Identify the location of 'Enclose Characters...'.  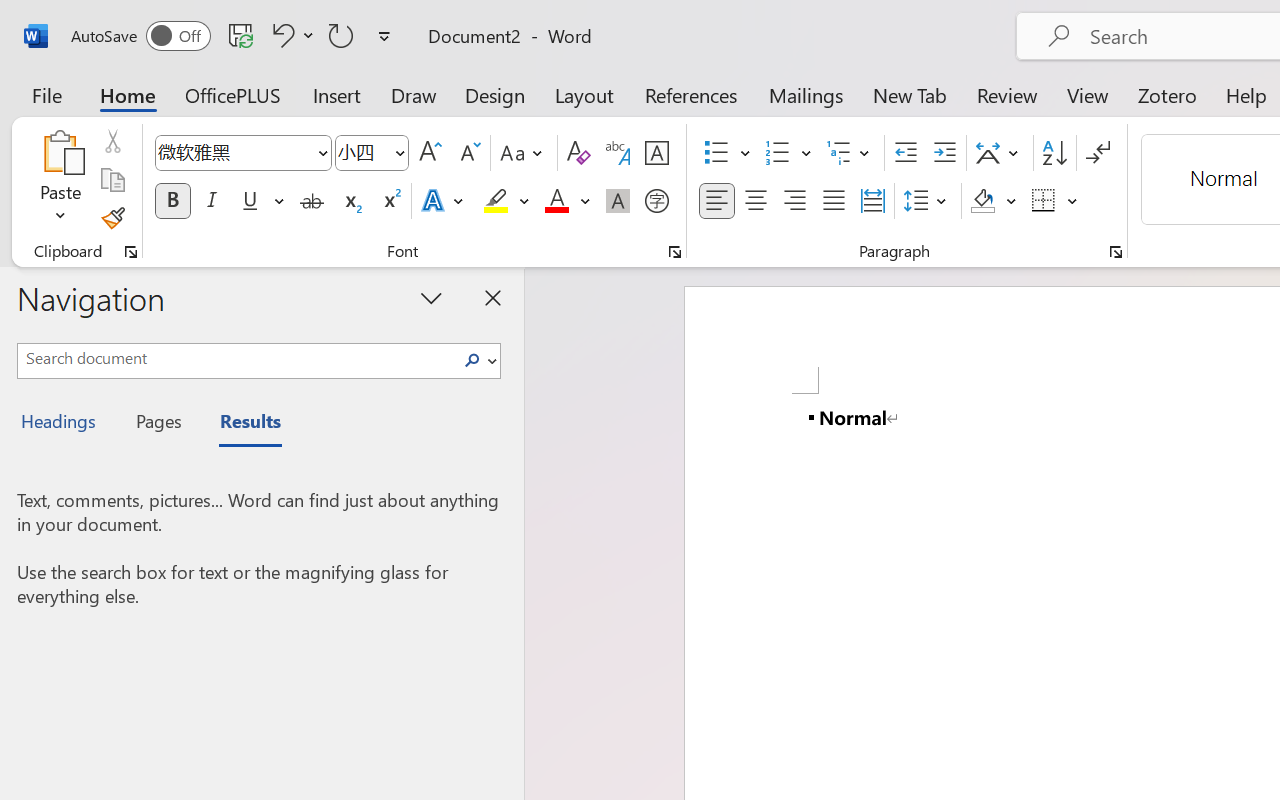
(656, 201).